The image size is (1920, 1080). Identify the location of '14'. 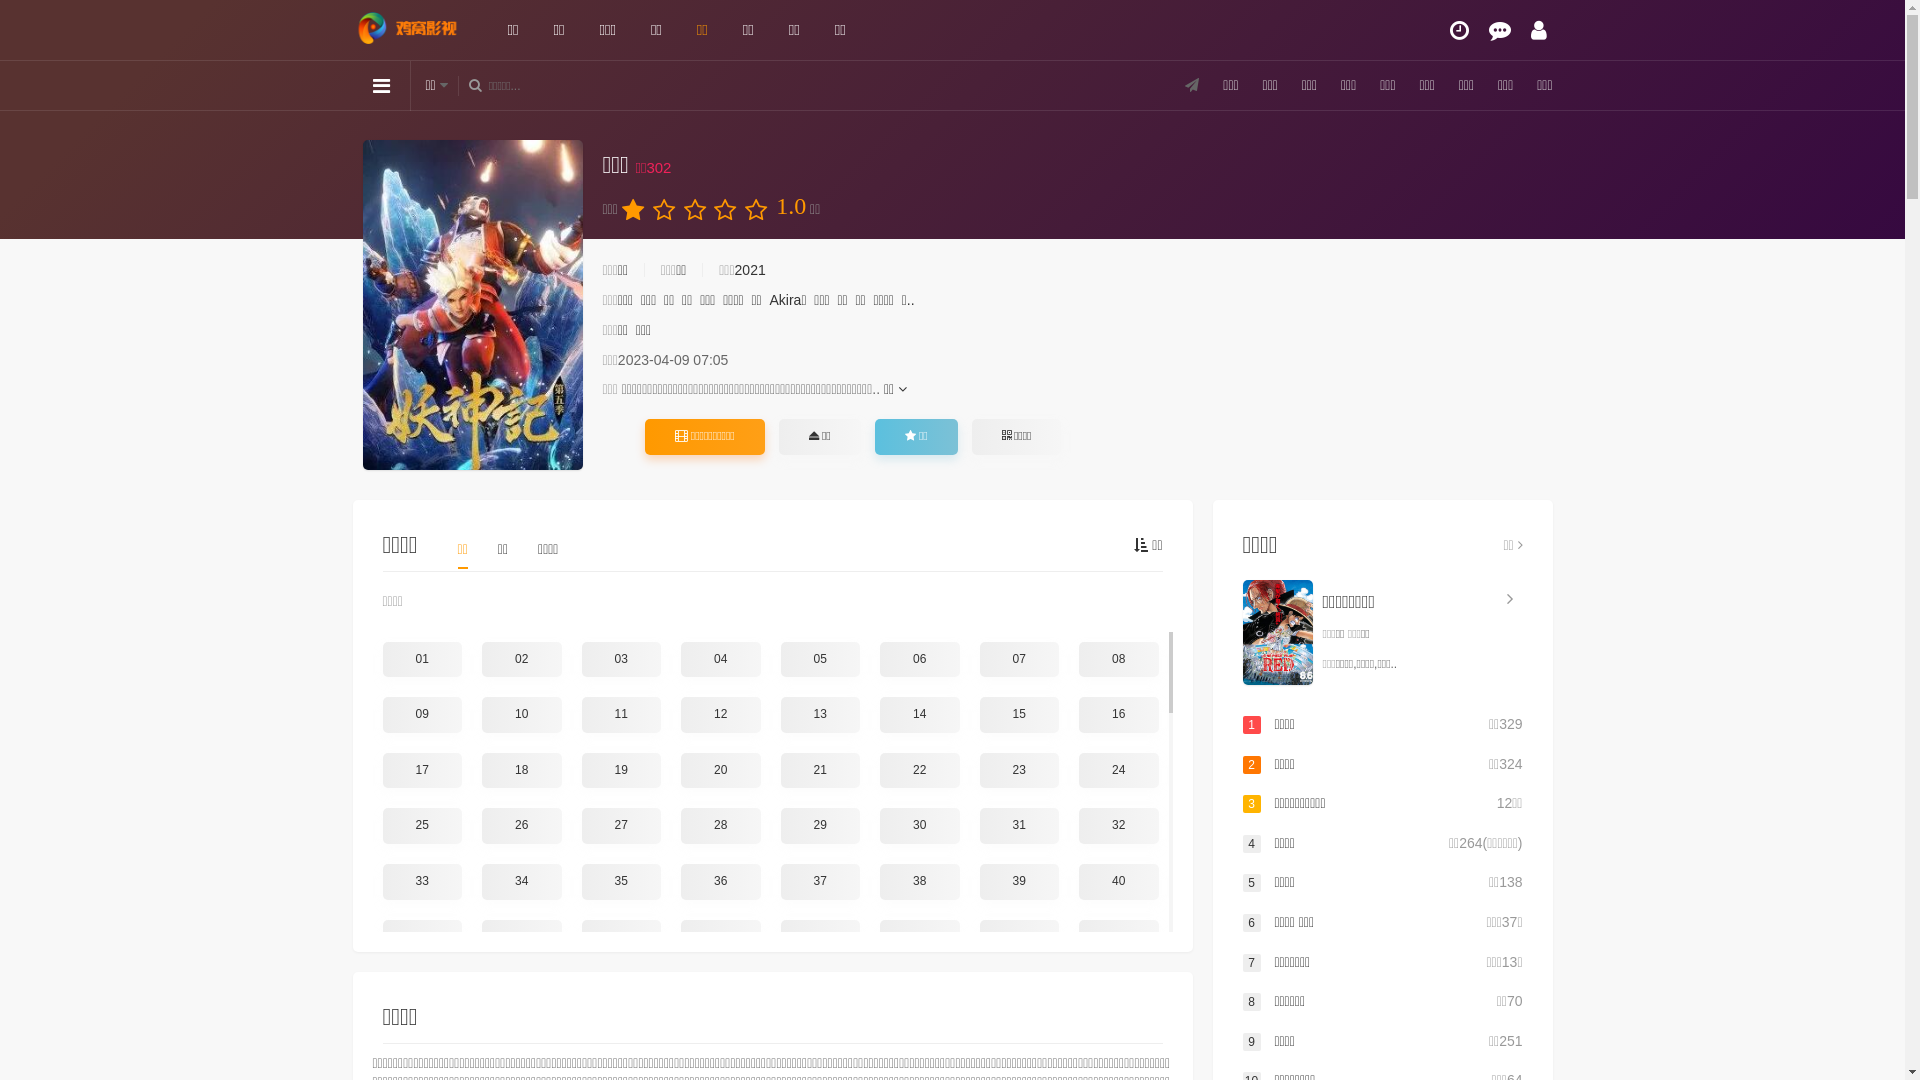
(919, 713).